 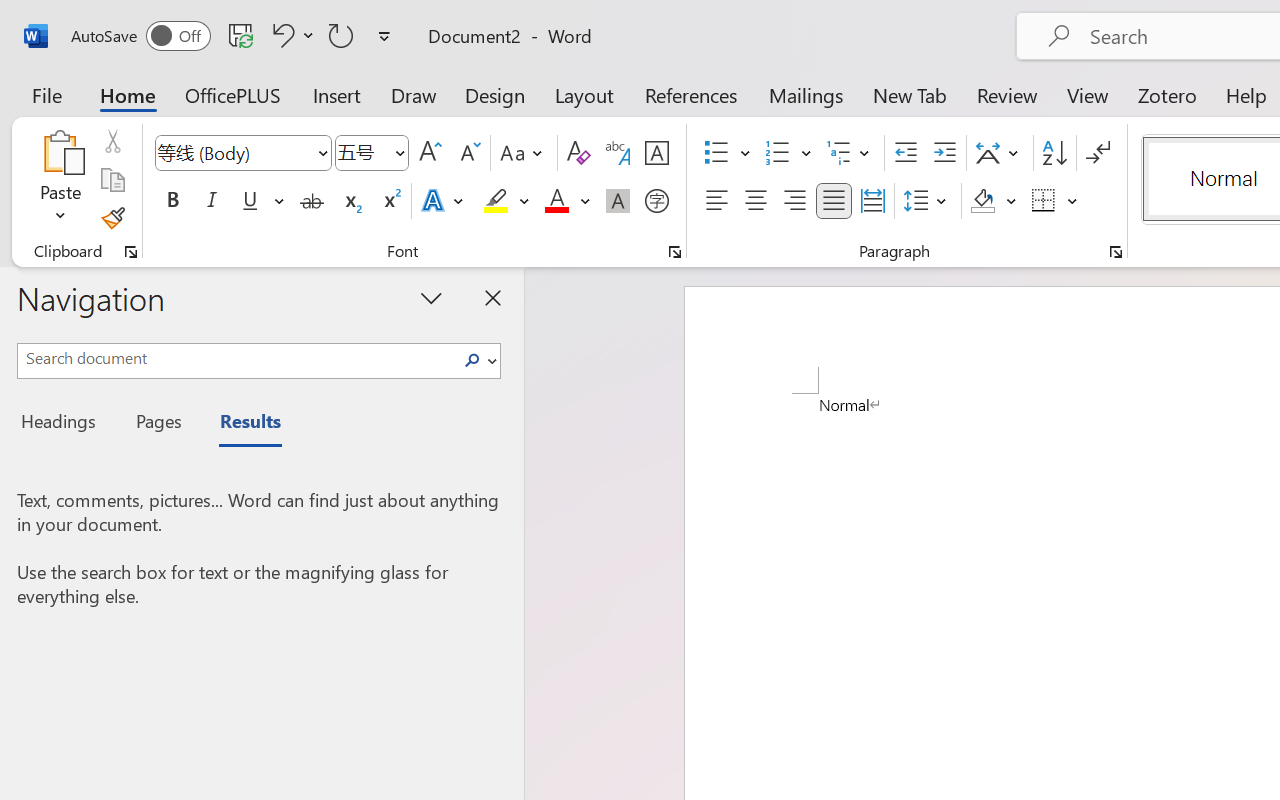 What do you see at coordinates (993, 201) in the screenshot?
I see `'Shading'` at bounding box center [993, 201].